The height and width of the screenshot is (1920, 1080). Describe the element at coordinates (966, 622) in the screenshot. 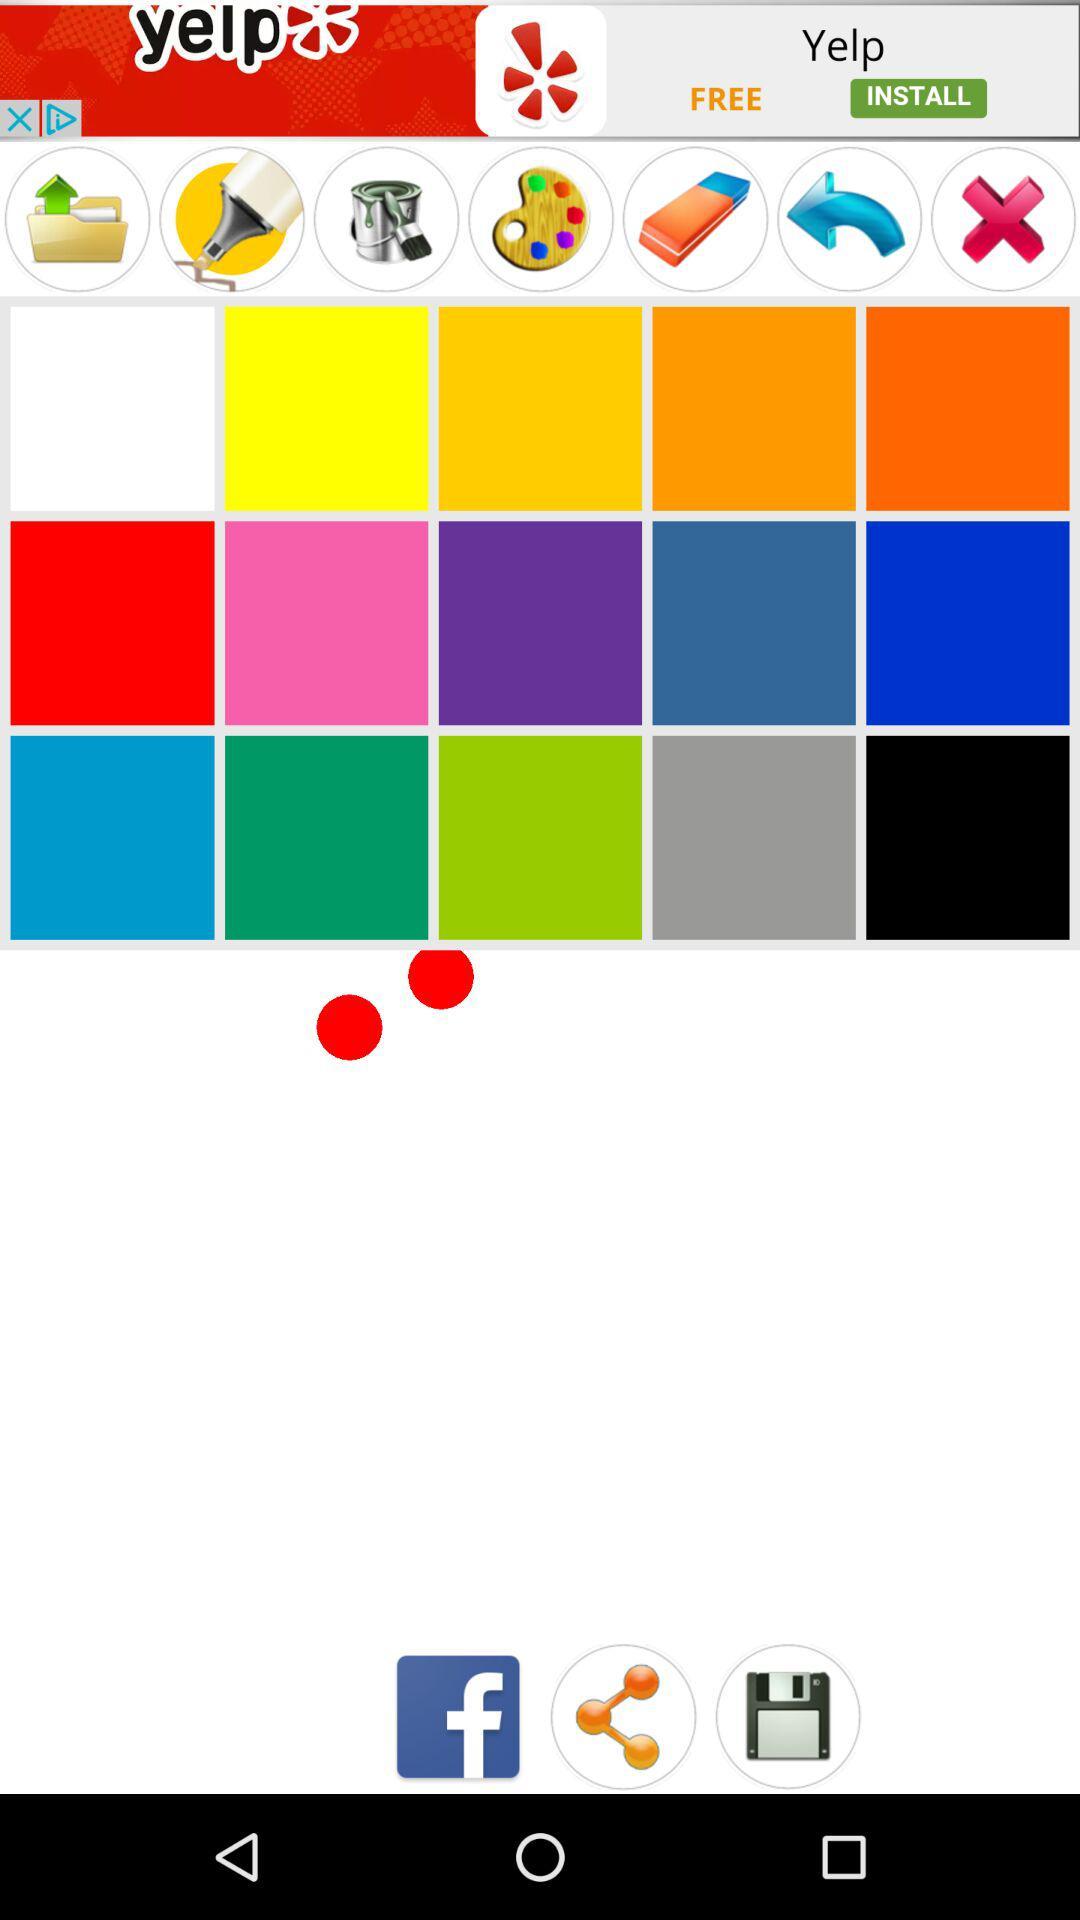

I see `use this colour` at that location.